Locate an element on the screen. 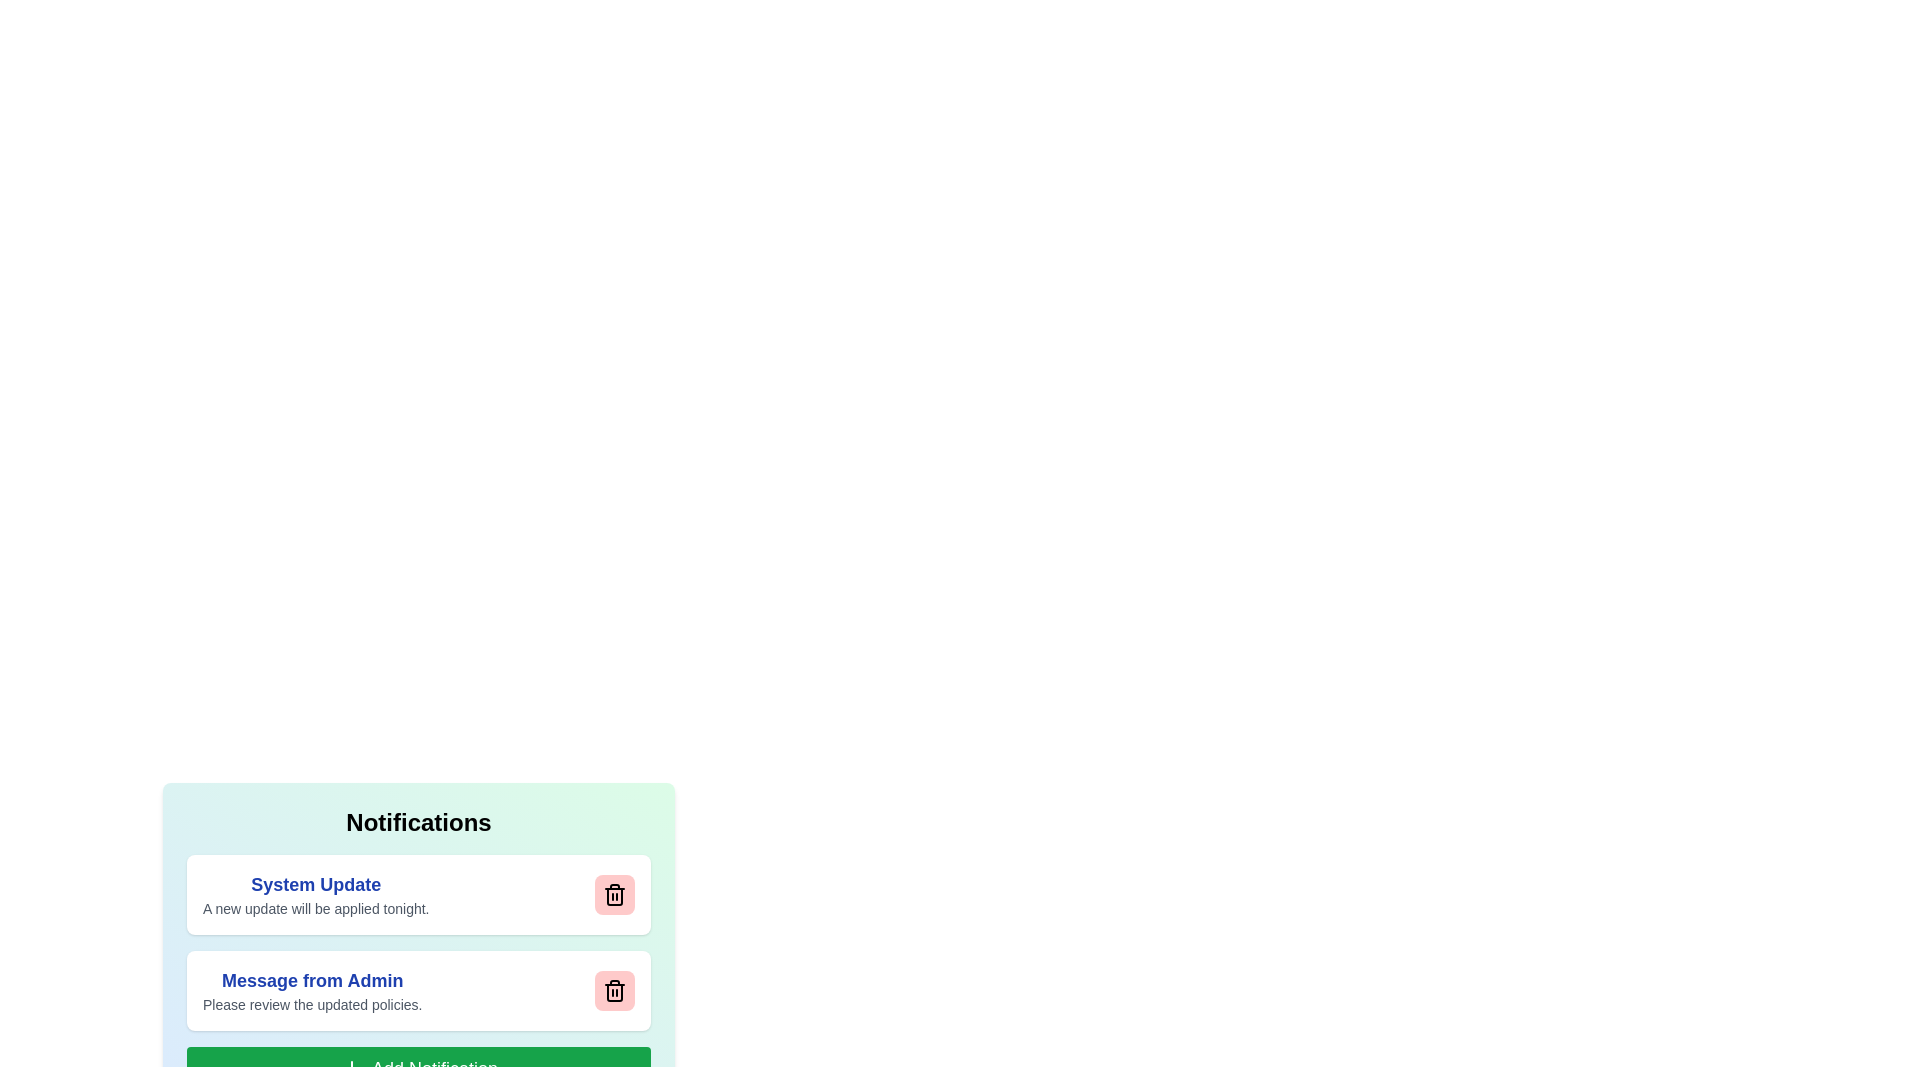 This screenshot has height=1080, width=1920. 'Add Notification' button to add a new notification is located at coordinates (417, 1067).